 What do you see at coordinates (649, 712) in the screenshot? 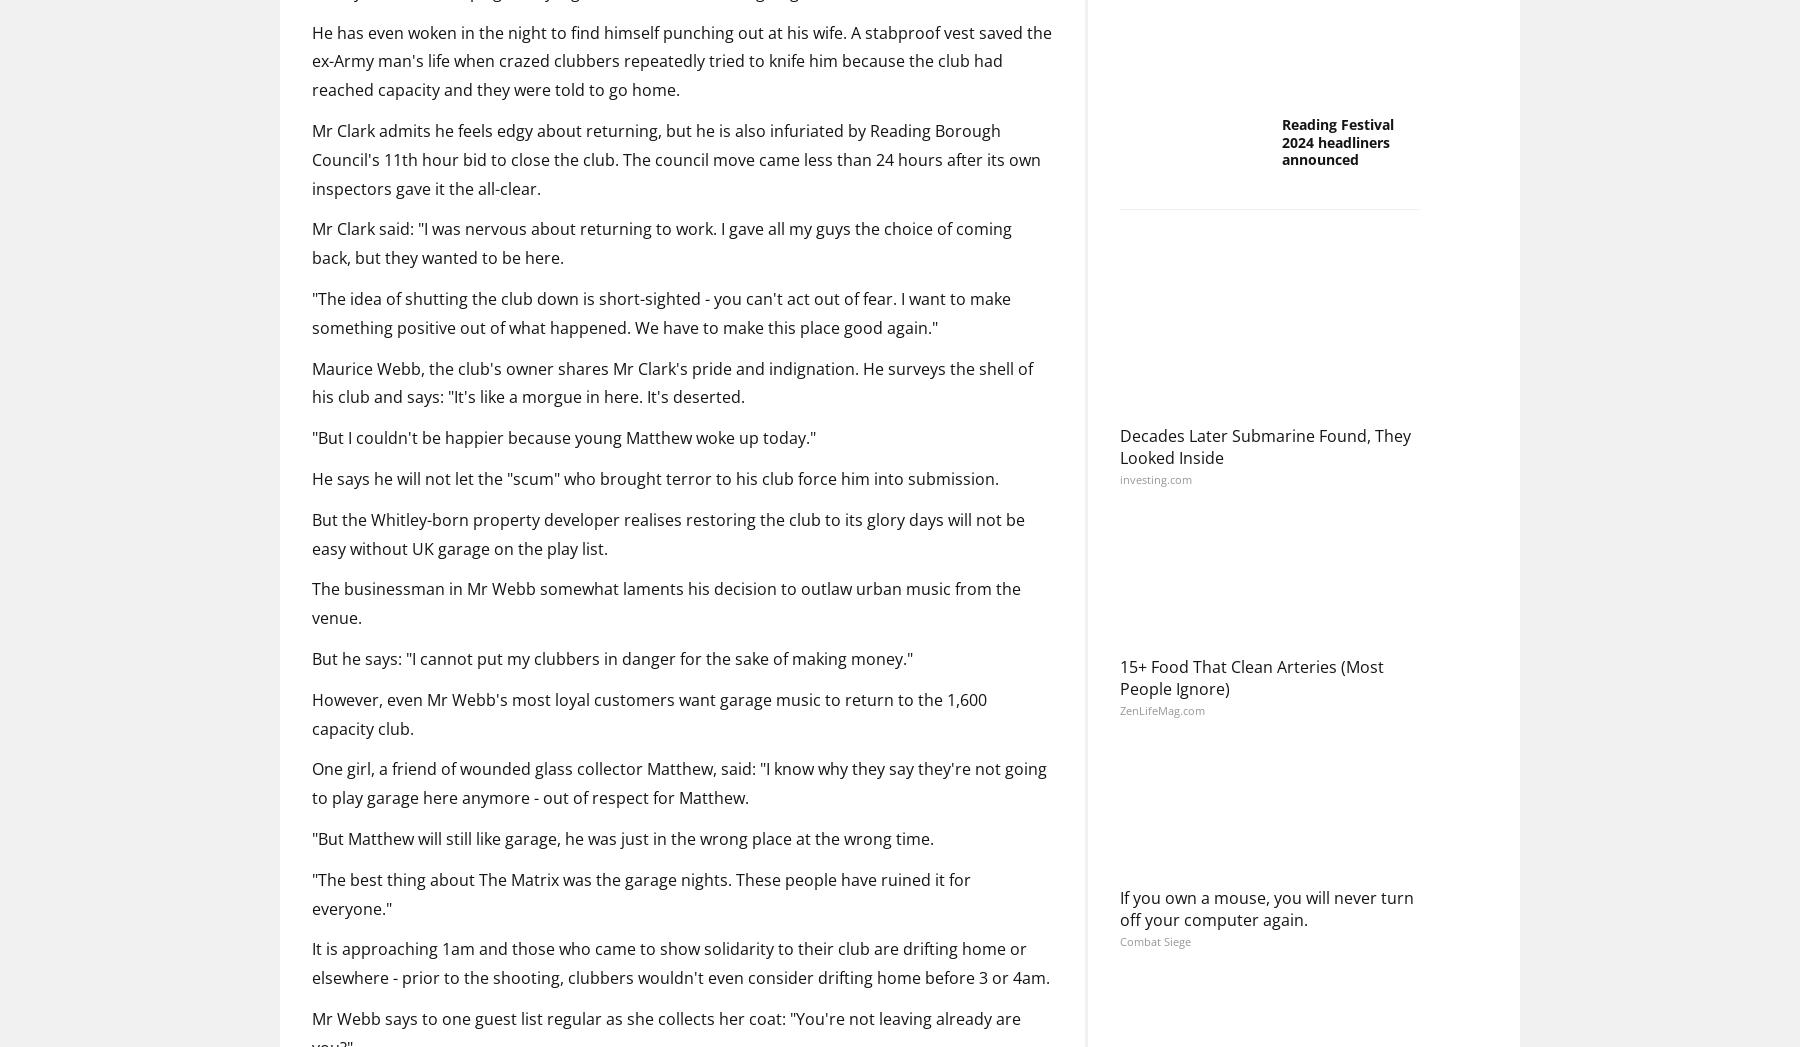
I see `'However, even Mr Webb's most loyal customers want garage music to return to the 1,600 capacity club.'` at bounding box center [649, 712].